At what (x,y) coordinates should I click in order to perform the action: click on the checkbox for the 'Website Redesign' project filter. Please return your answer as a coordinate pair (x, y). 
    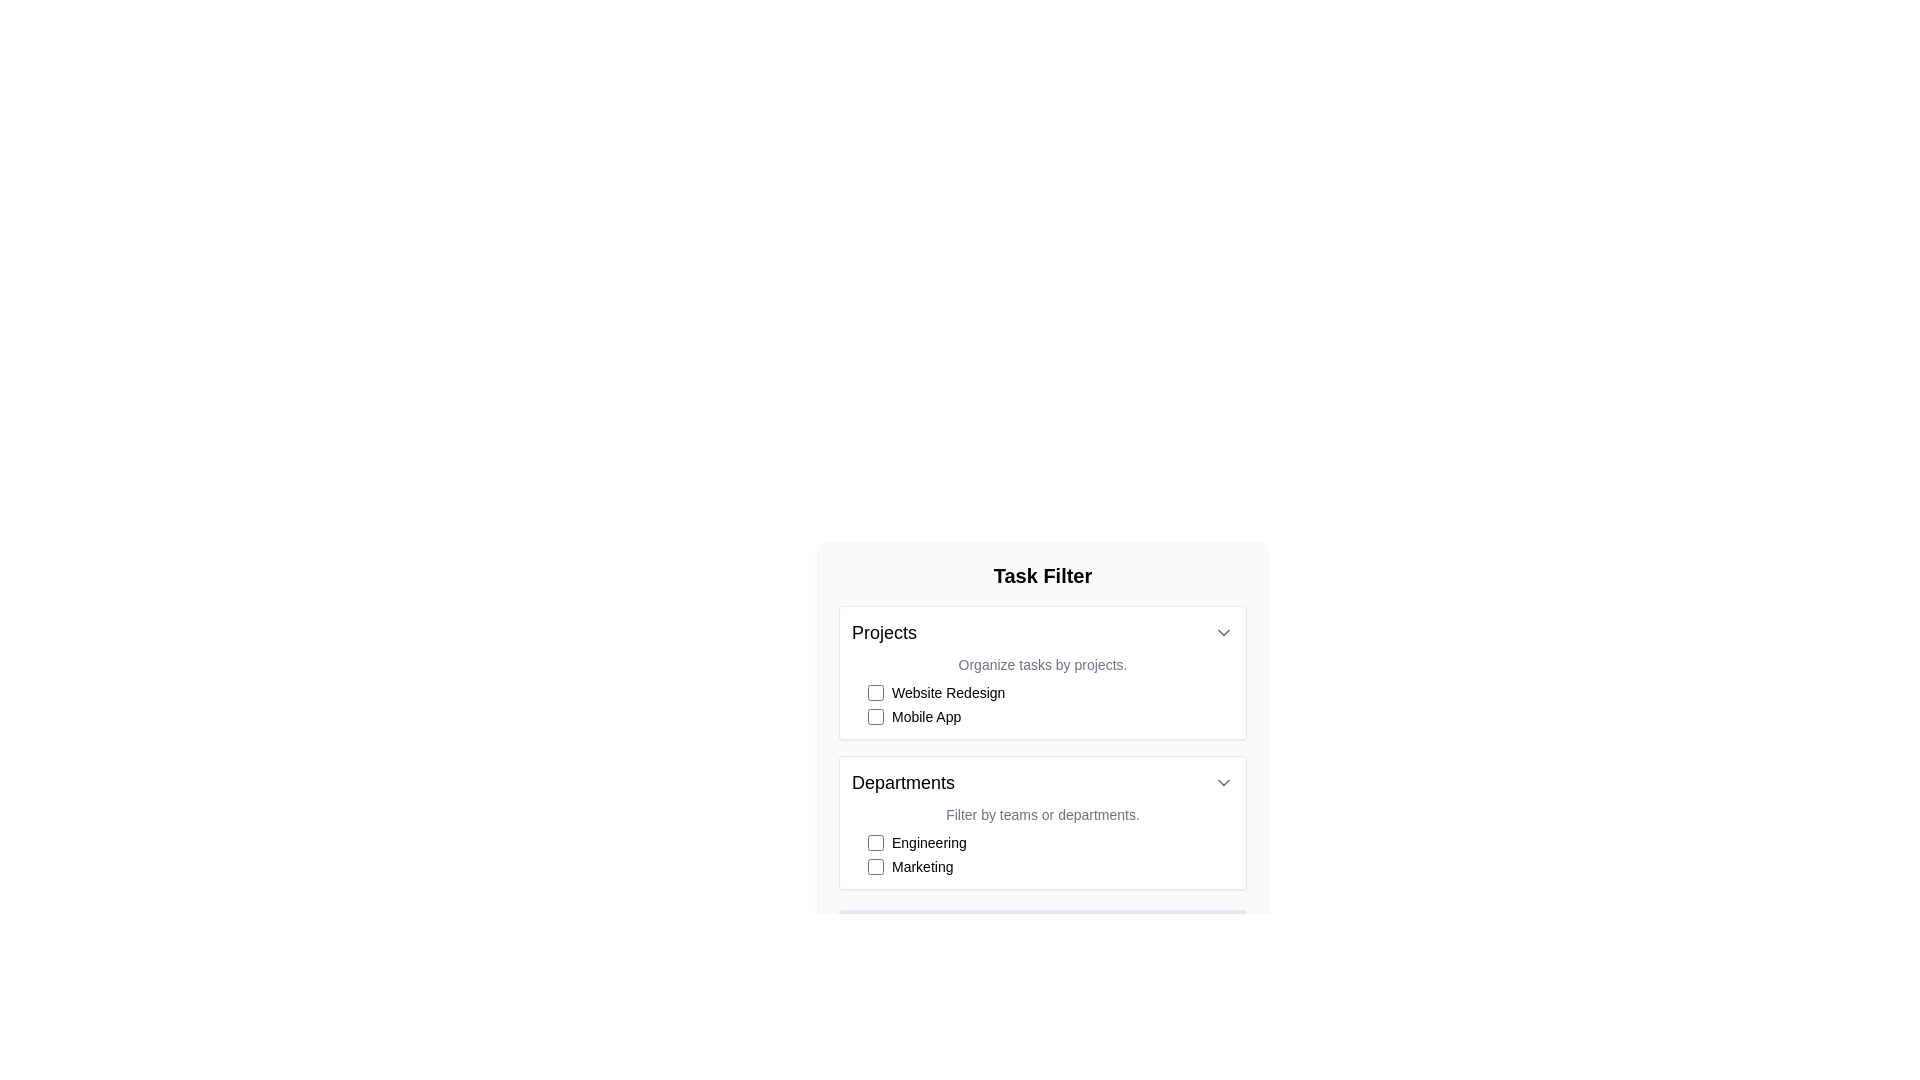
    Looking at the image, I should click on (875, 692).